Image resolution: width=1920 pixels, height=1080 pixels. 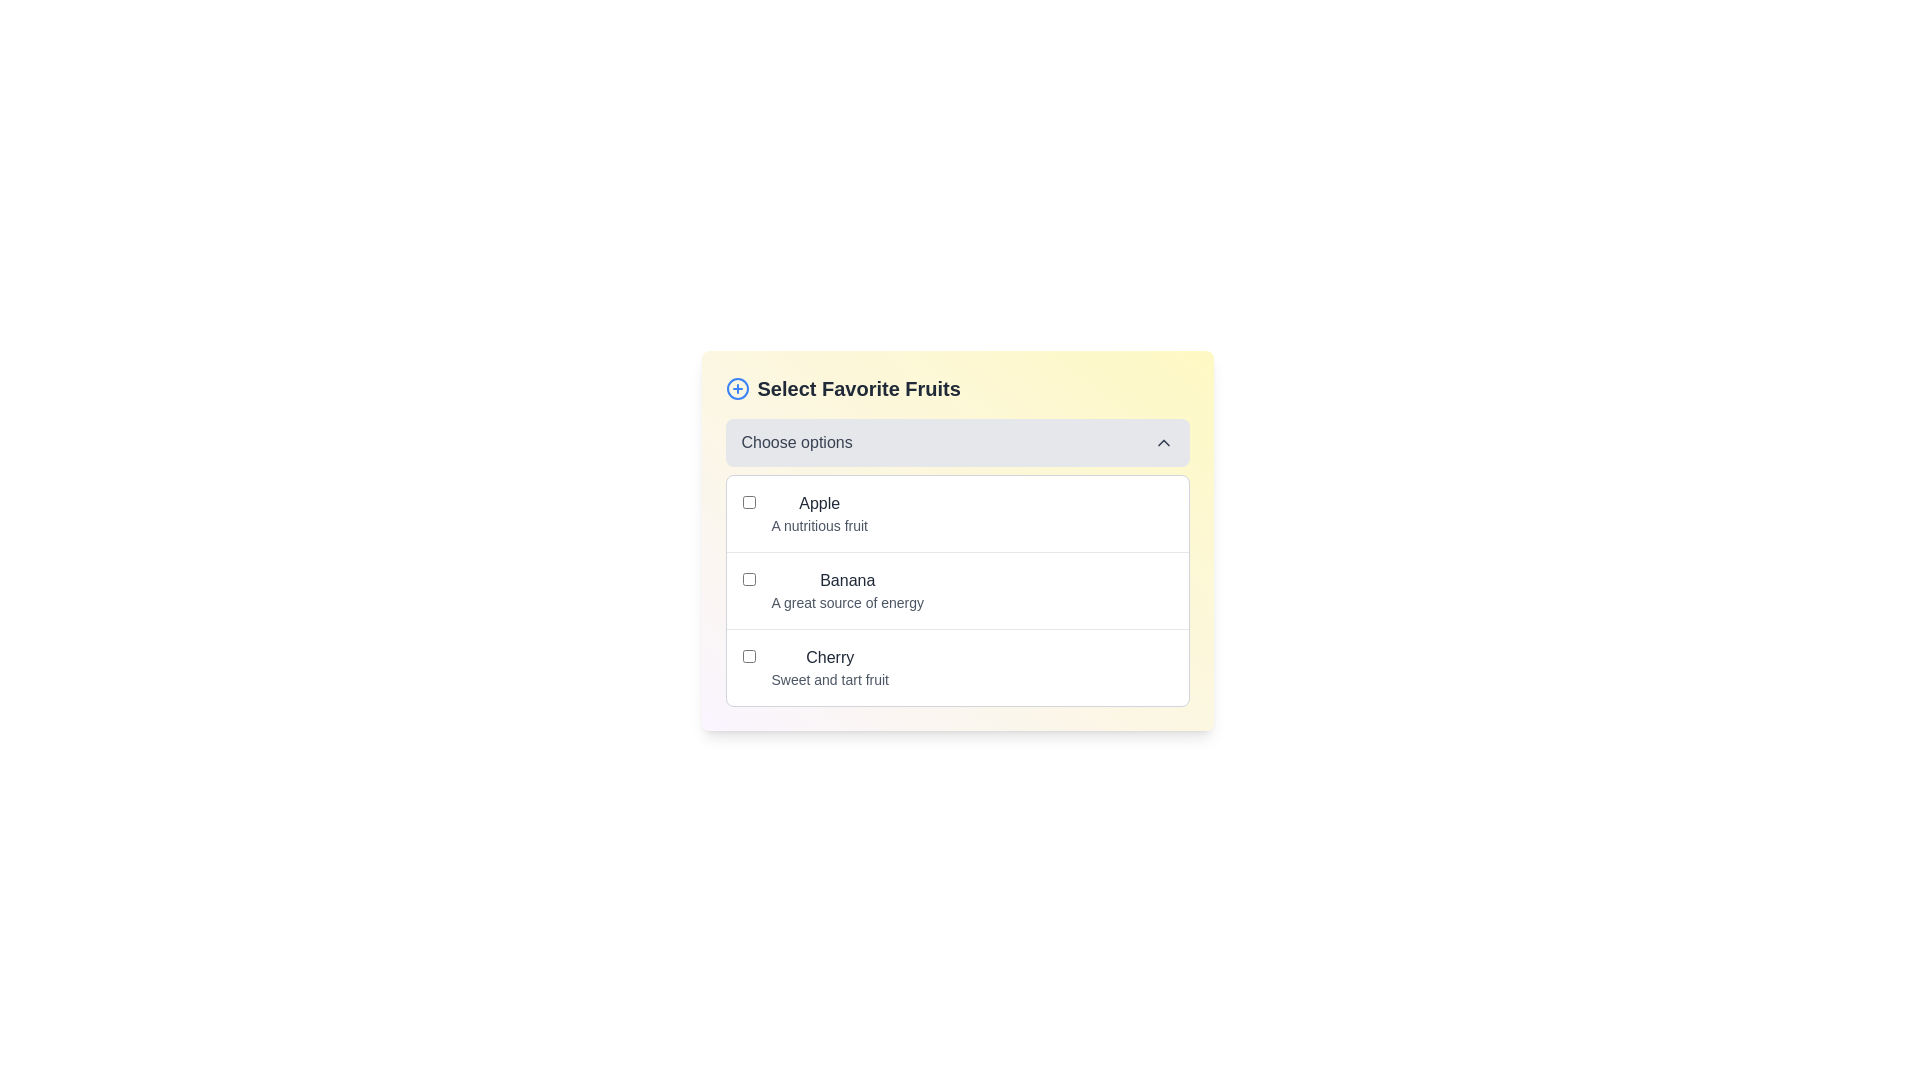 What do you see at coordinates (847, 601) in the screenshot?
I see `the textual element that provides additional descriptive information about the 'Banana' option in the dropdown list` at bounding box center [847, 601].